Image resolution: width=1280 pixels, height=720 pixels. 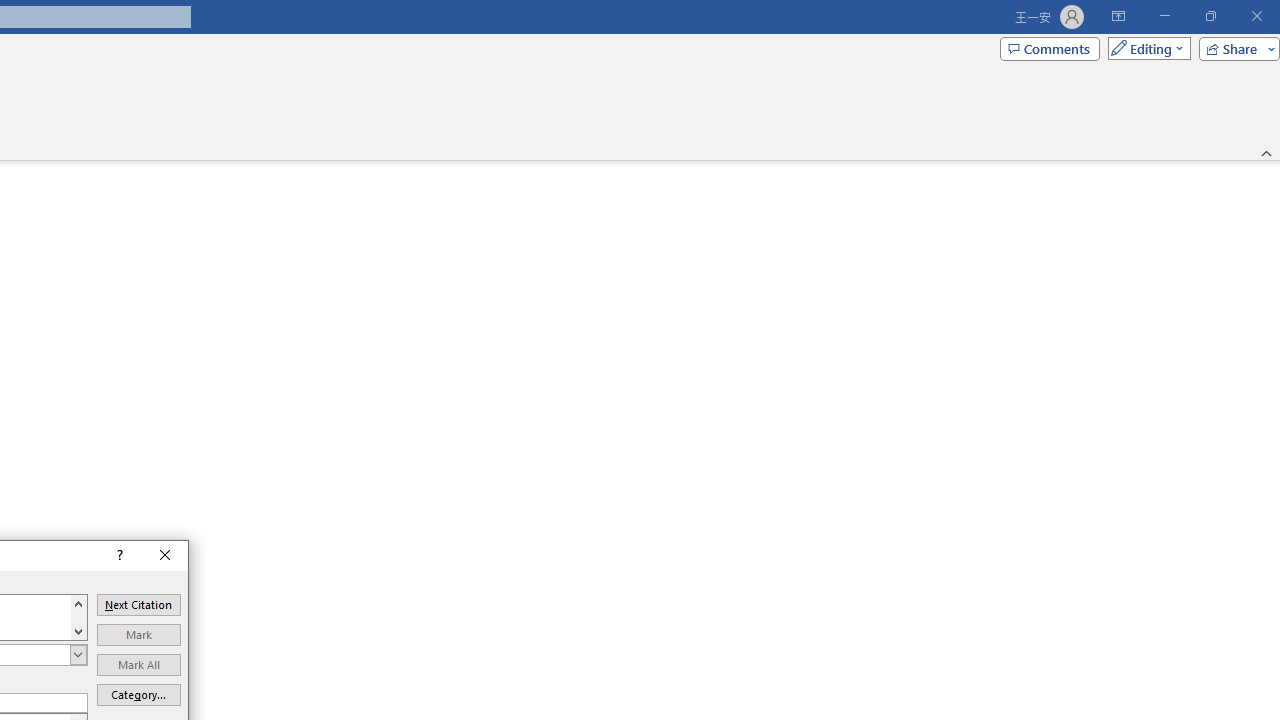 What do you see at coordinates (137, 604) in the screenshot?
I see `'Next Citation'` at bounding box center [137, 604].